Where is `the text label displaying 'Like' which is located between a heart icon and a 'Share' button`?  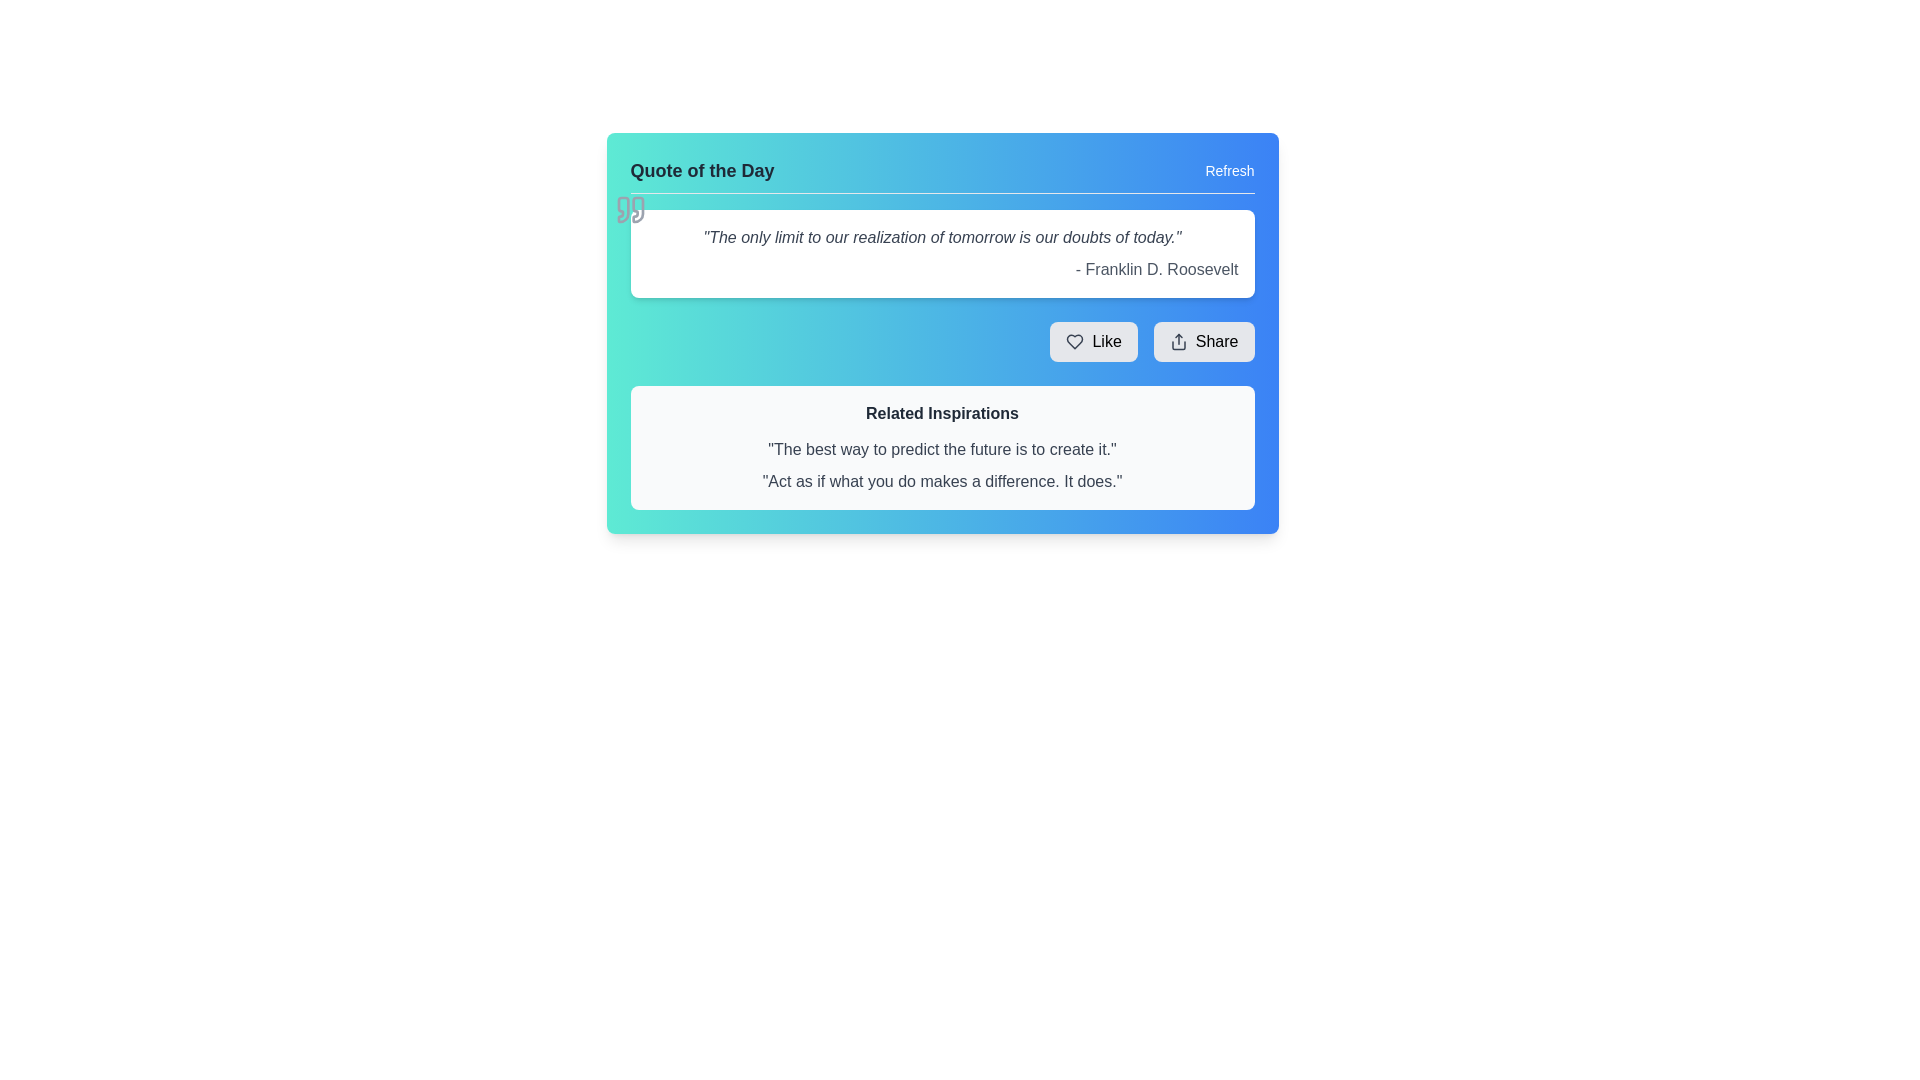 the text label displaying 'Like' which is located between a heart icon and a 'Share' button is located at coordinates (1106, 341).